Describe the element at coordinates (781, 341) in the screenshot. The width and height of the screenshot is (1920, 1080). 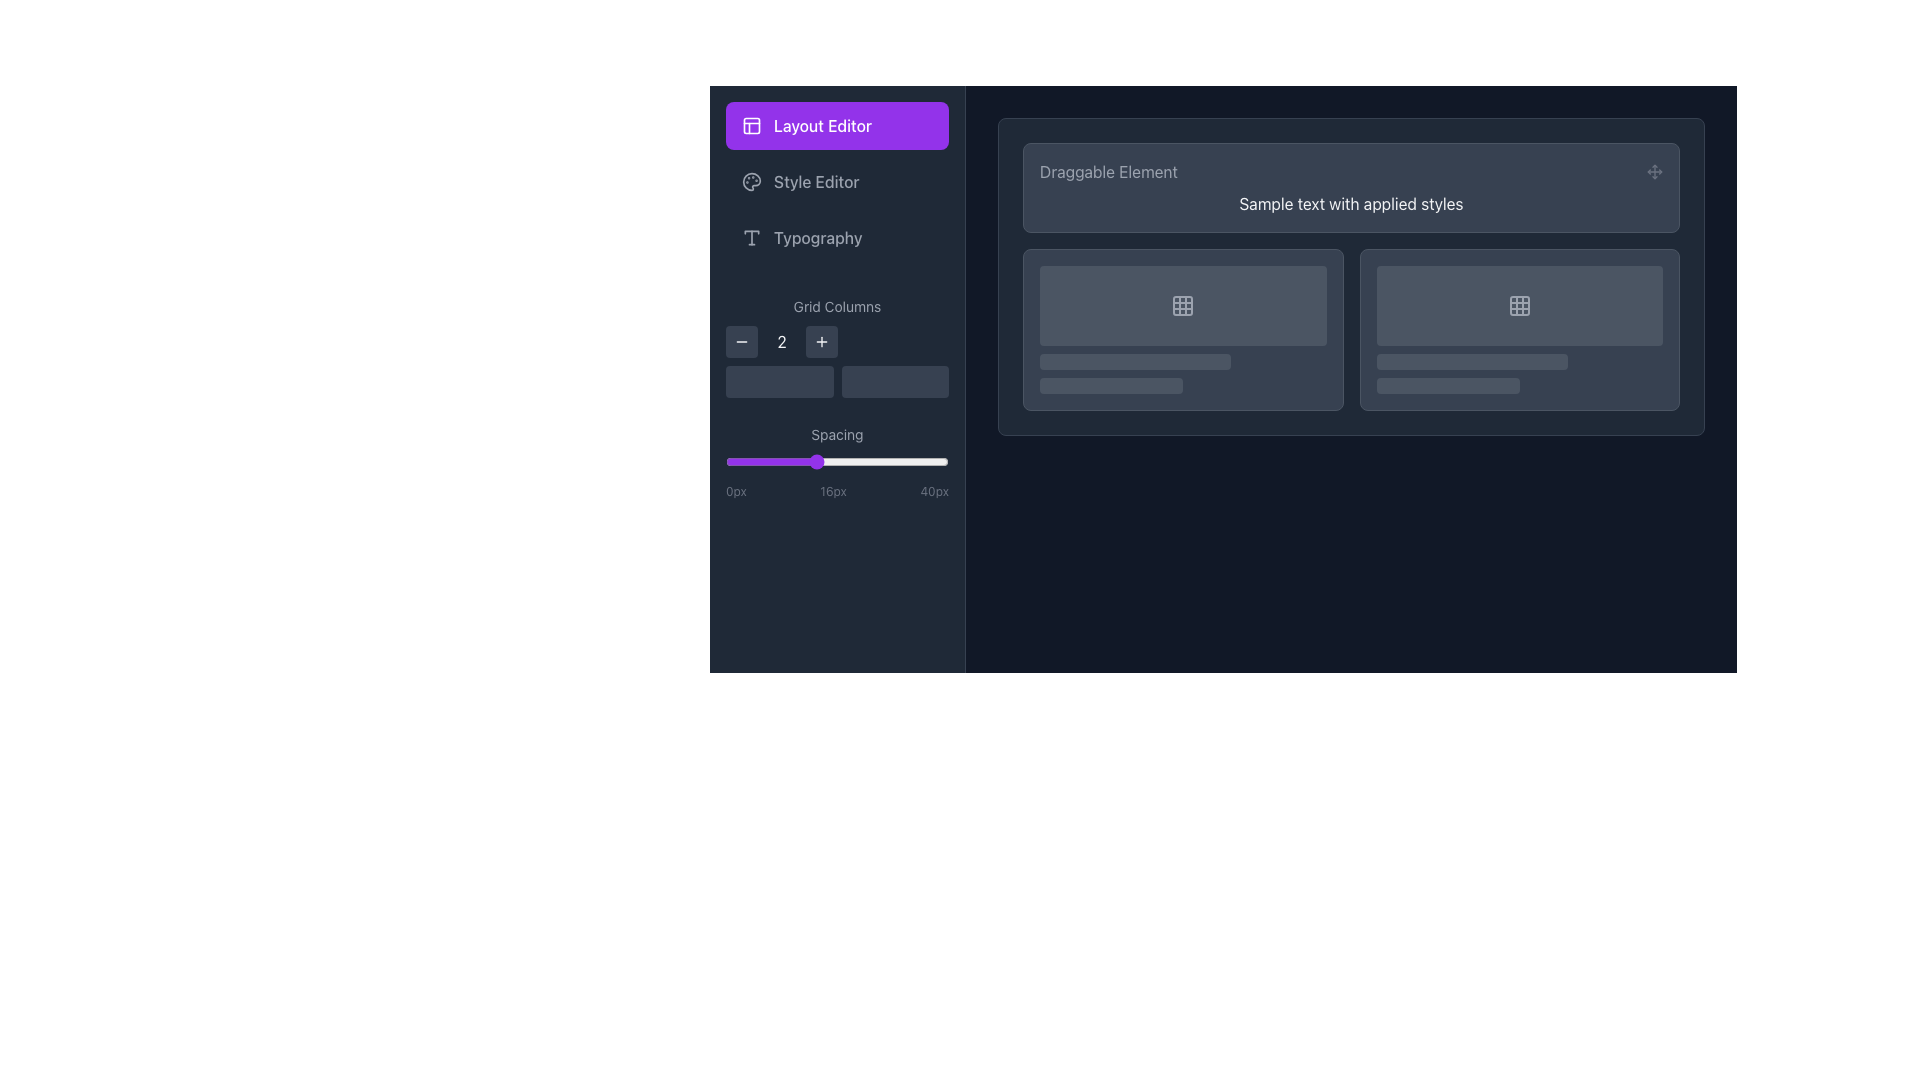
I see `the numeric label displaying '2' within the stepper control in the 'Grid Columns' section of the 'Layout Editor' sidebar, which has a dark background and is centrally aligned` at that location.